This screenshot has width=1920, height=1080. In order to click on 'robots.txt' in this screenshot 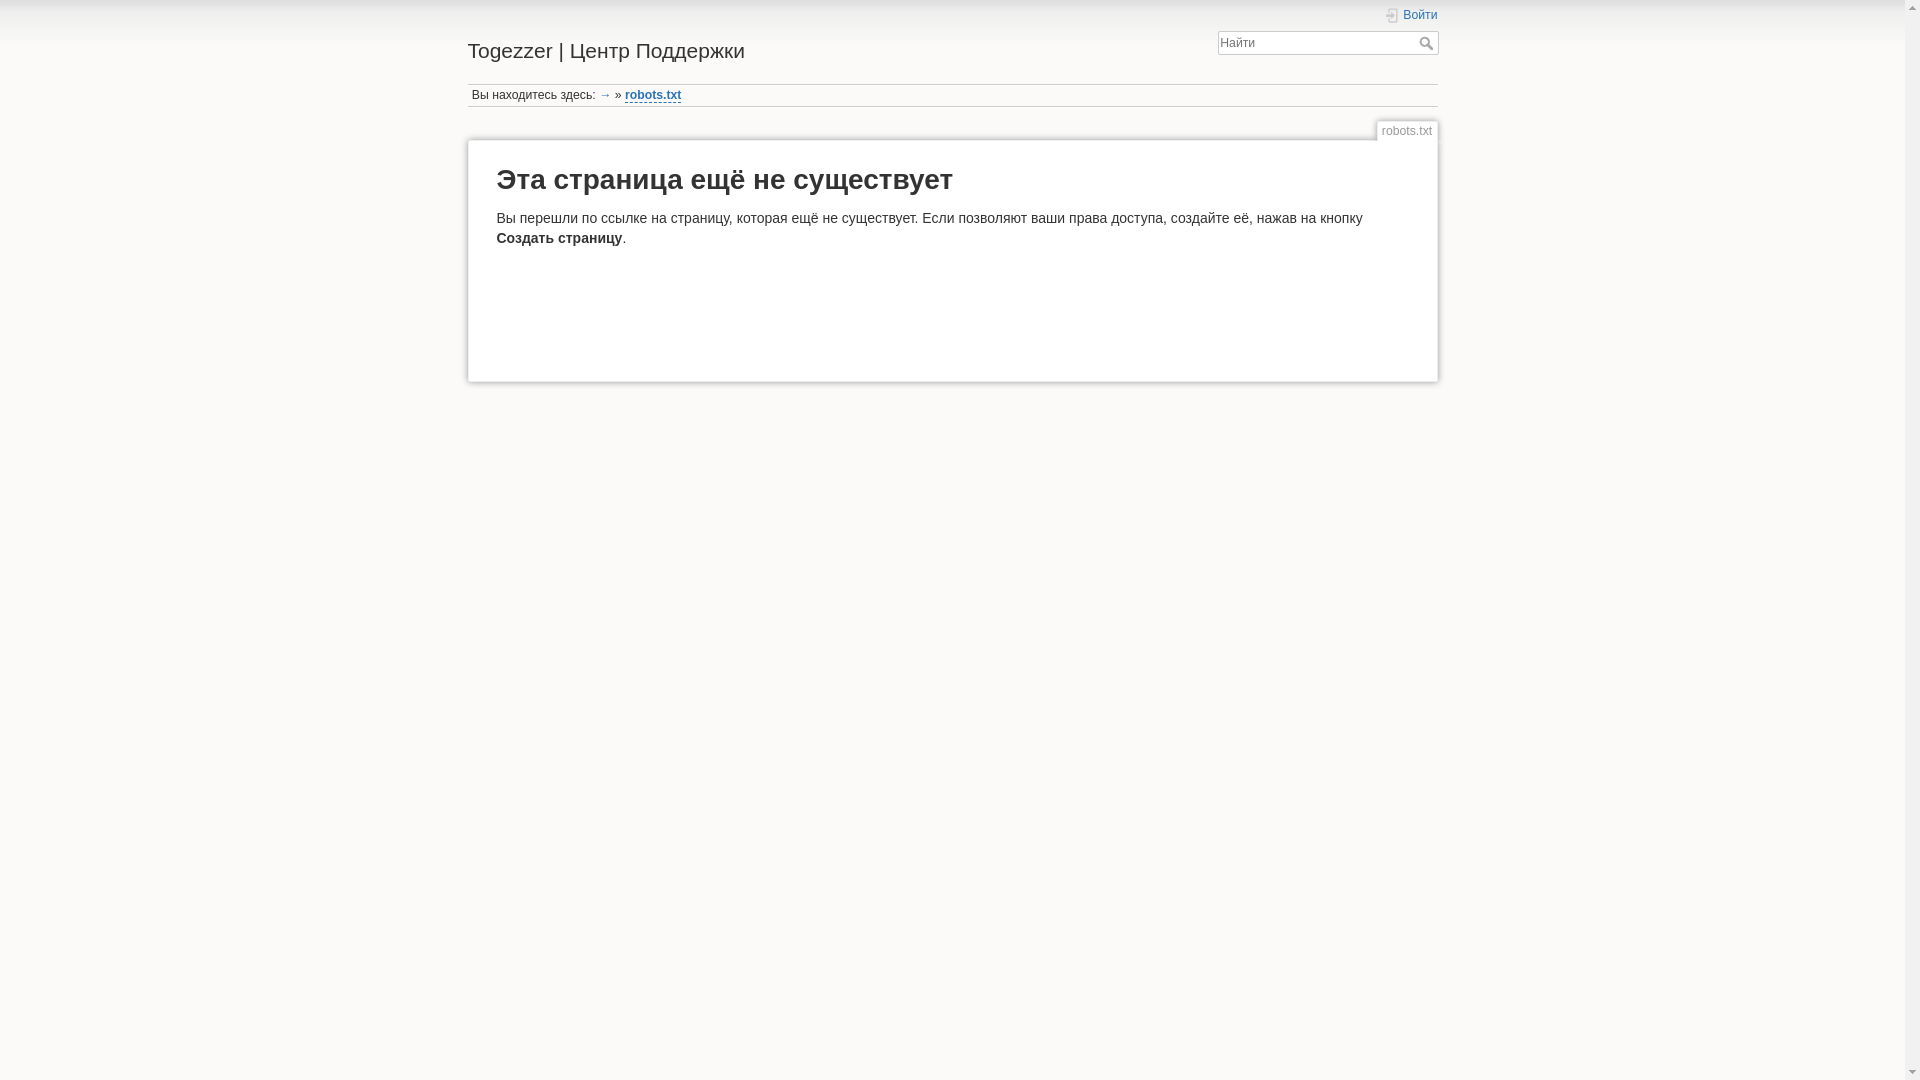, I will do `click(652, 95)`.